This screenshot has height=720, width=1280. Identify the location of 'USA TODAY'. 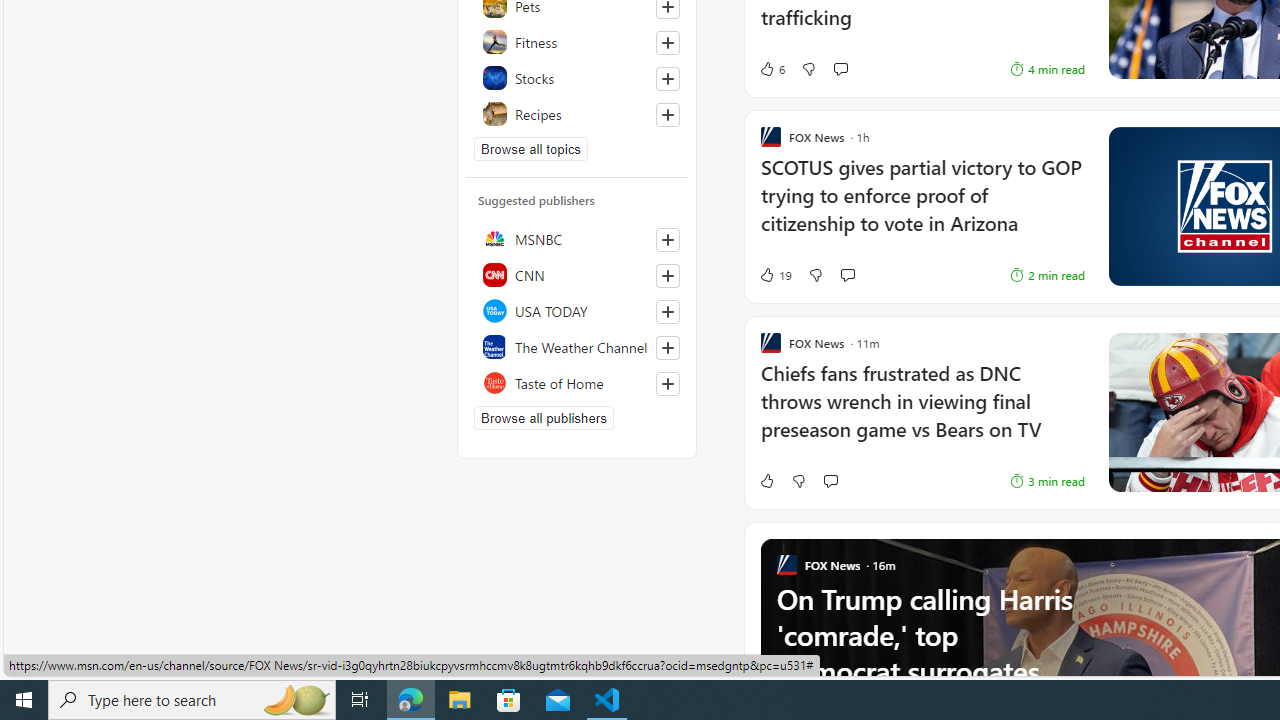
(576, 311).